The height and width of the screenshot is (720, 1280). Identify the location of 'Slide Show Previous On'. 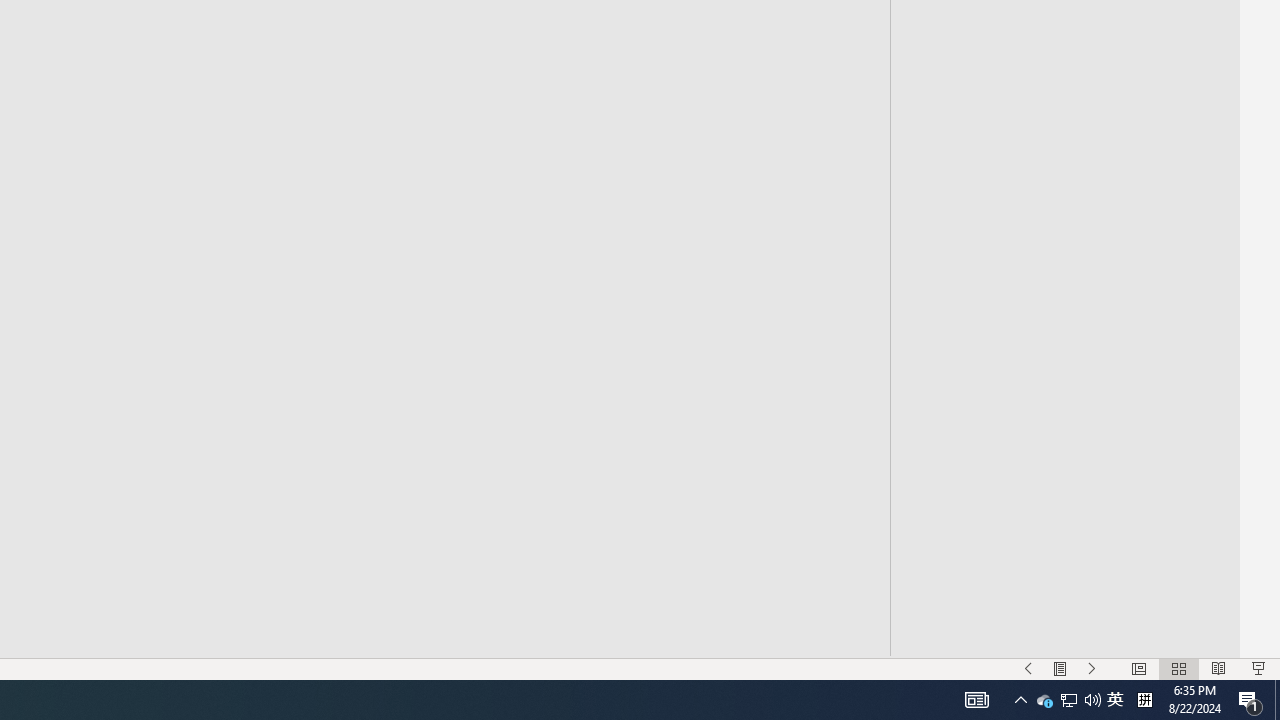
(1028, 669).